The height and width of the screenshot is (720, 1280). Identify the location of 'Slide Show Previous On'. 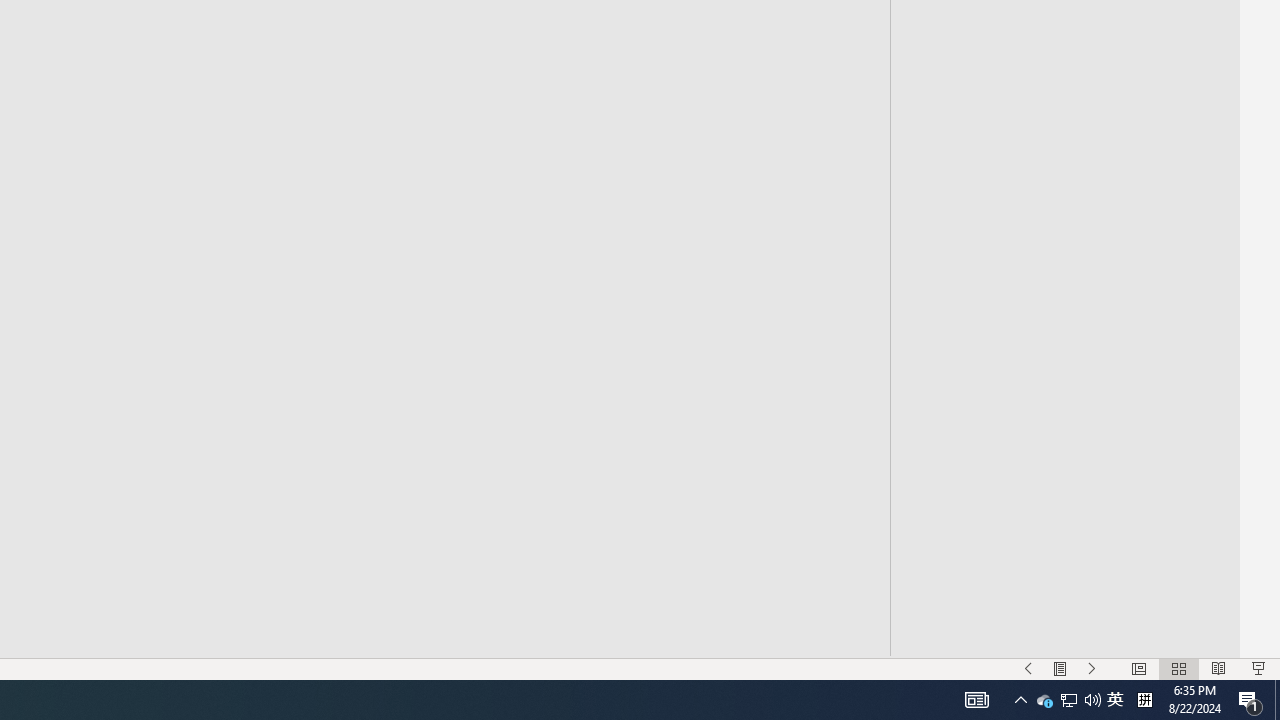
(1028, 669).